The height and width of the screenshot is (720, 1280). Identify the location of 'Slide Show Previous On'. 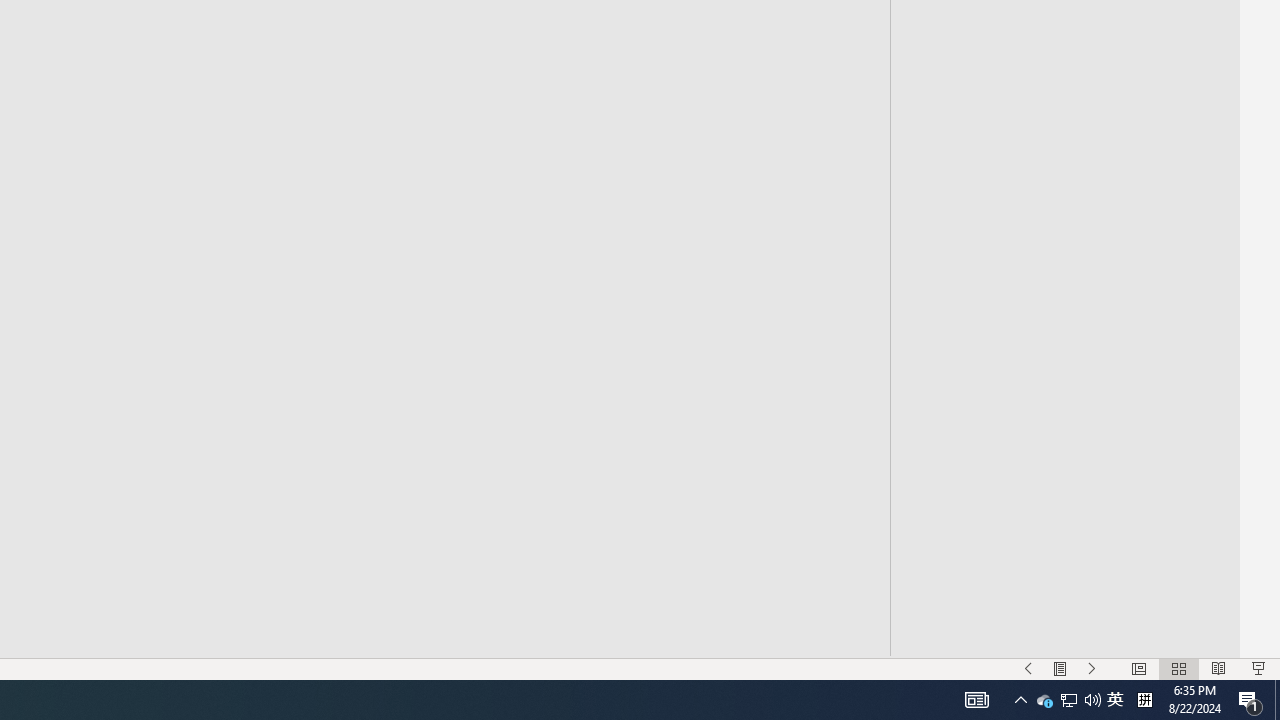
(1028, 669).